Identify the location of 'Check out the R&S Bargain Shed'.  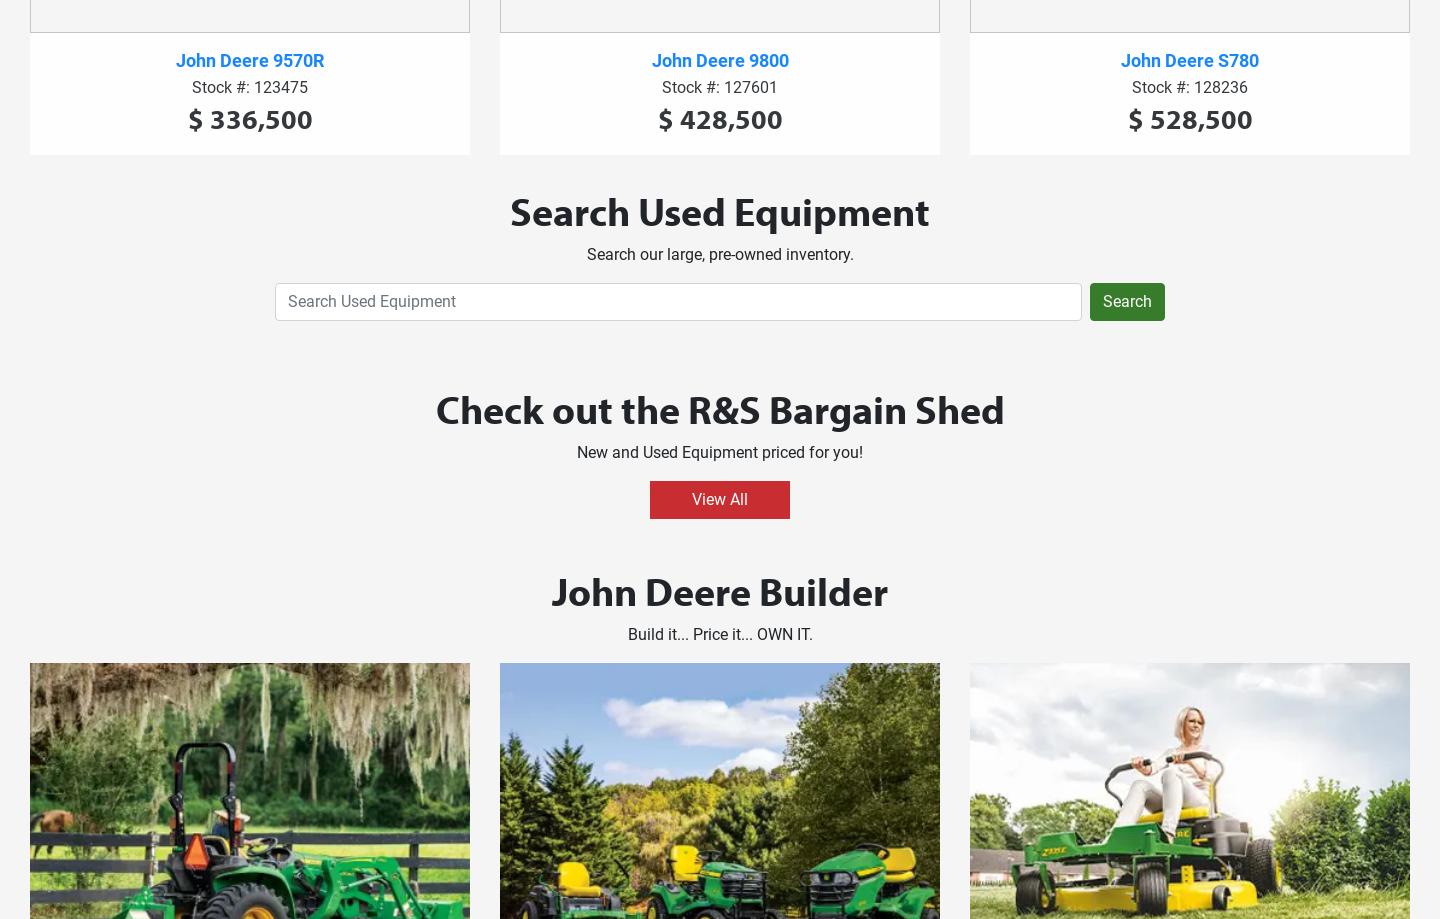
(719, 408).